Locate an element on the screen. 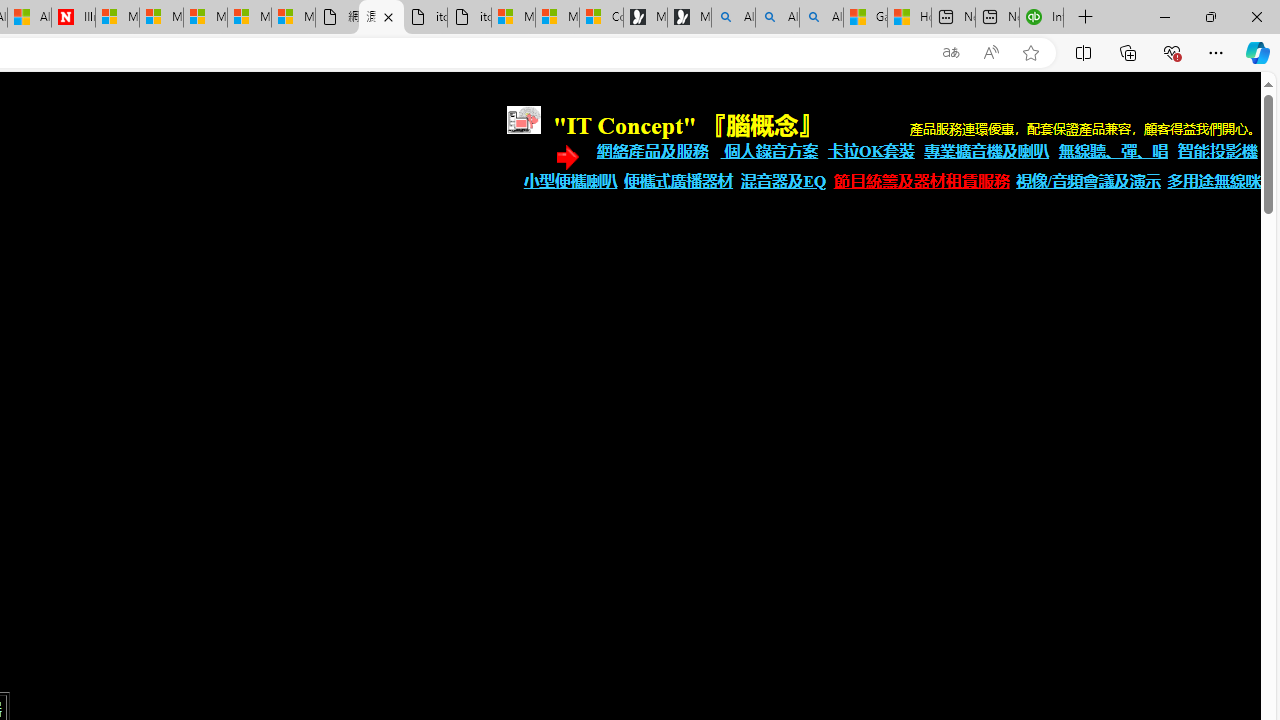  'How to Use a TV as a Computer Monitor' is located at coordinates (908, 17).